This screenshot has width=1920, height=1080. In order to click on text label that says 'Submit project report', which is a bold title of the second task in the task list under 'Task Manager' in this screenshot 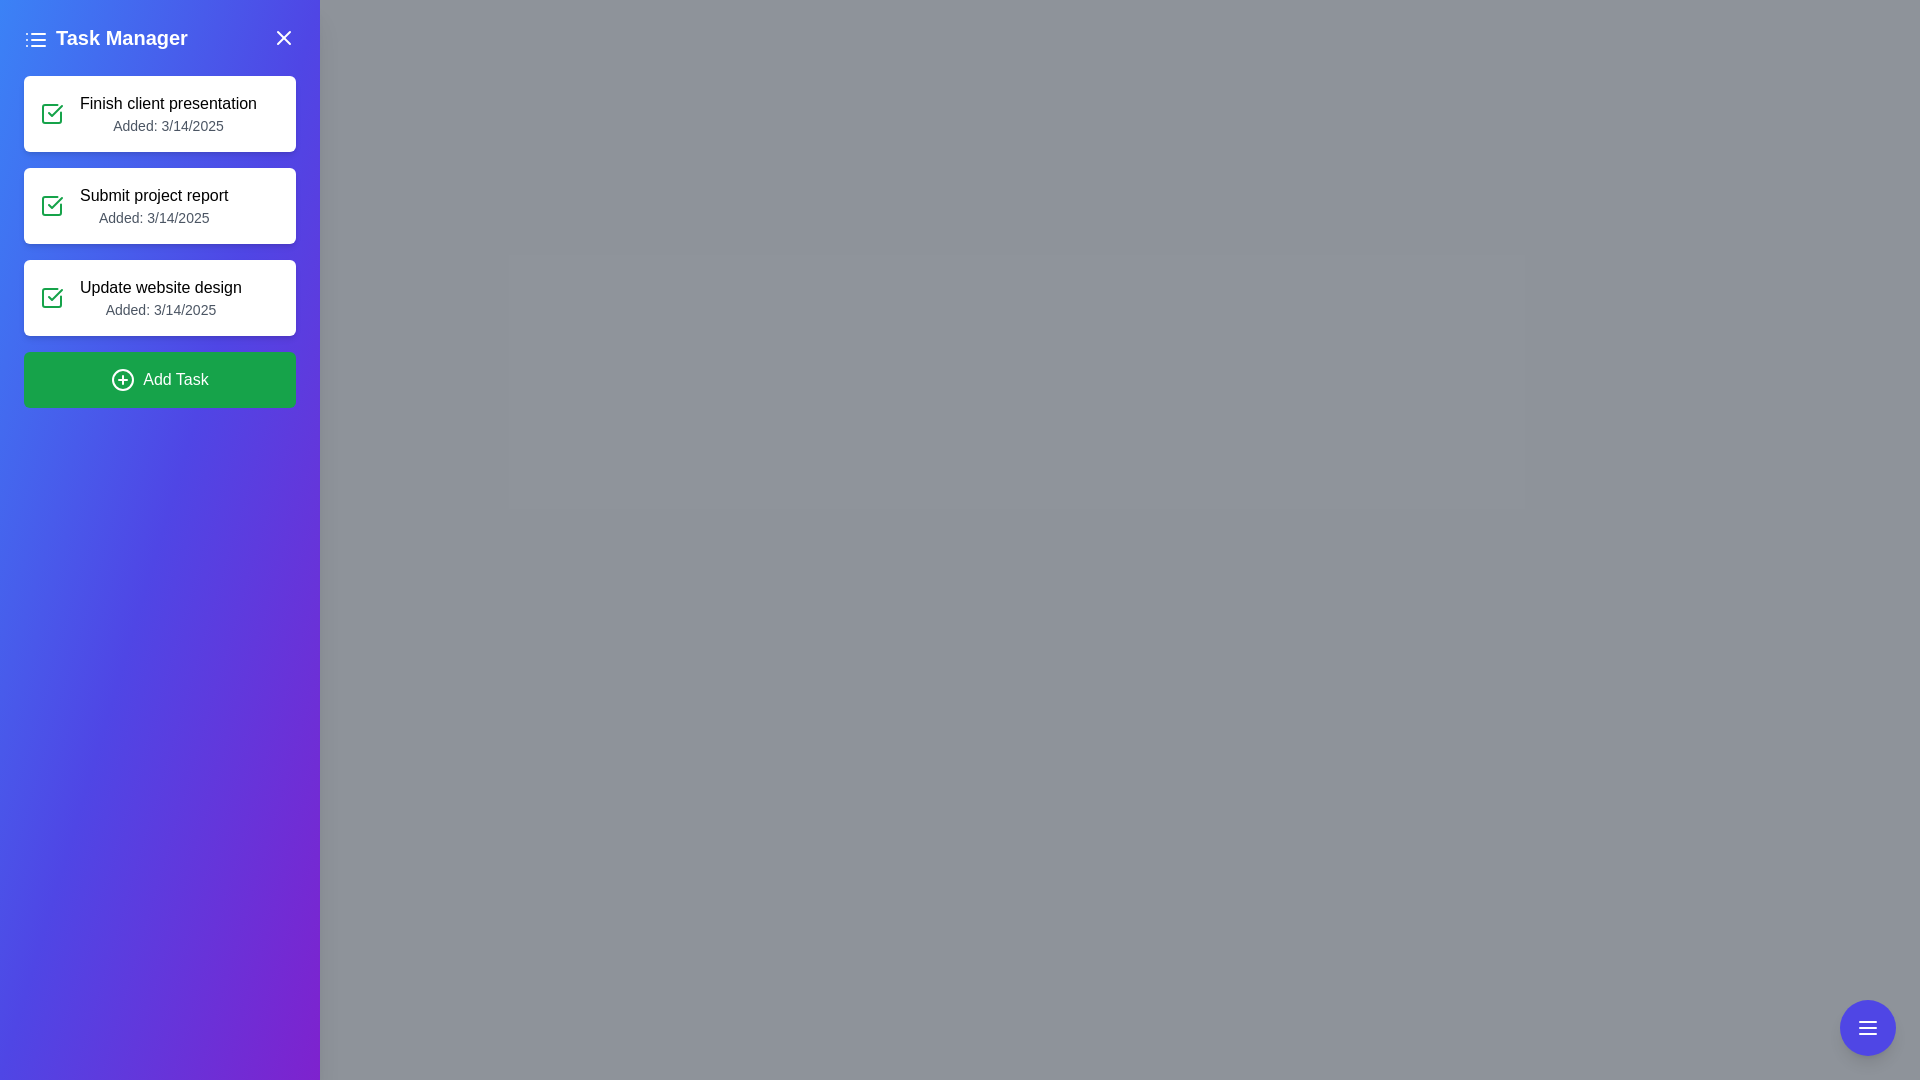, I will do `click(153, 196)`.